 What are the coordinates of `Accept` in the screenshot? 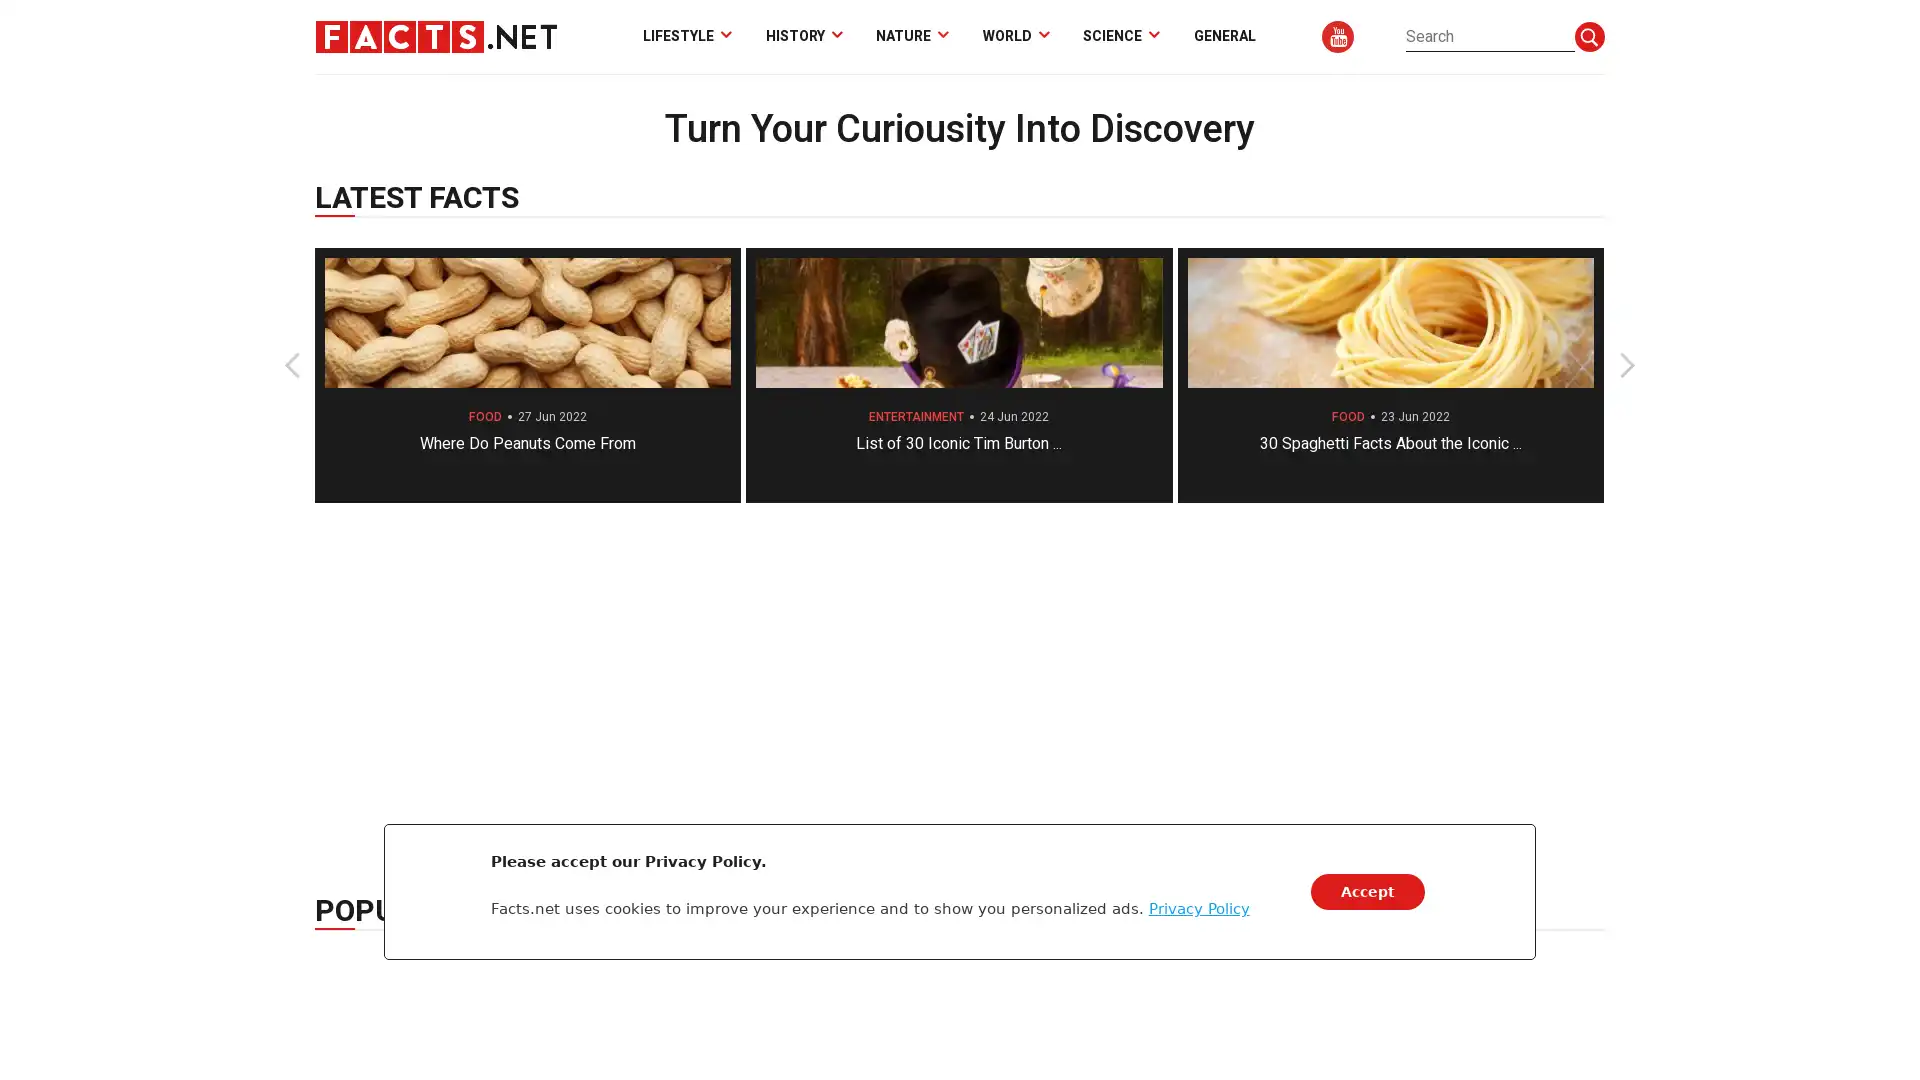 It's located at (1315, 890).